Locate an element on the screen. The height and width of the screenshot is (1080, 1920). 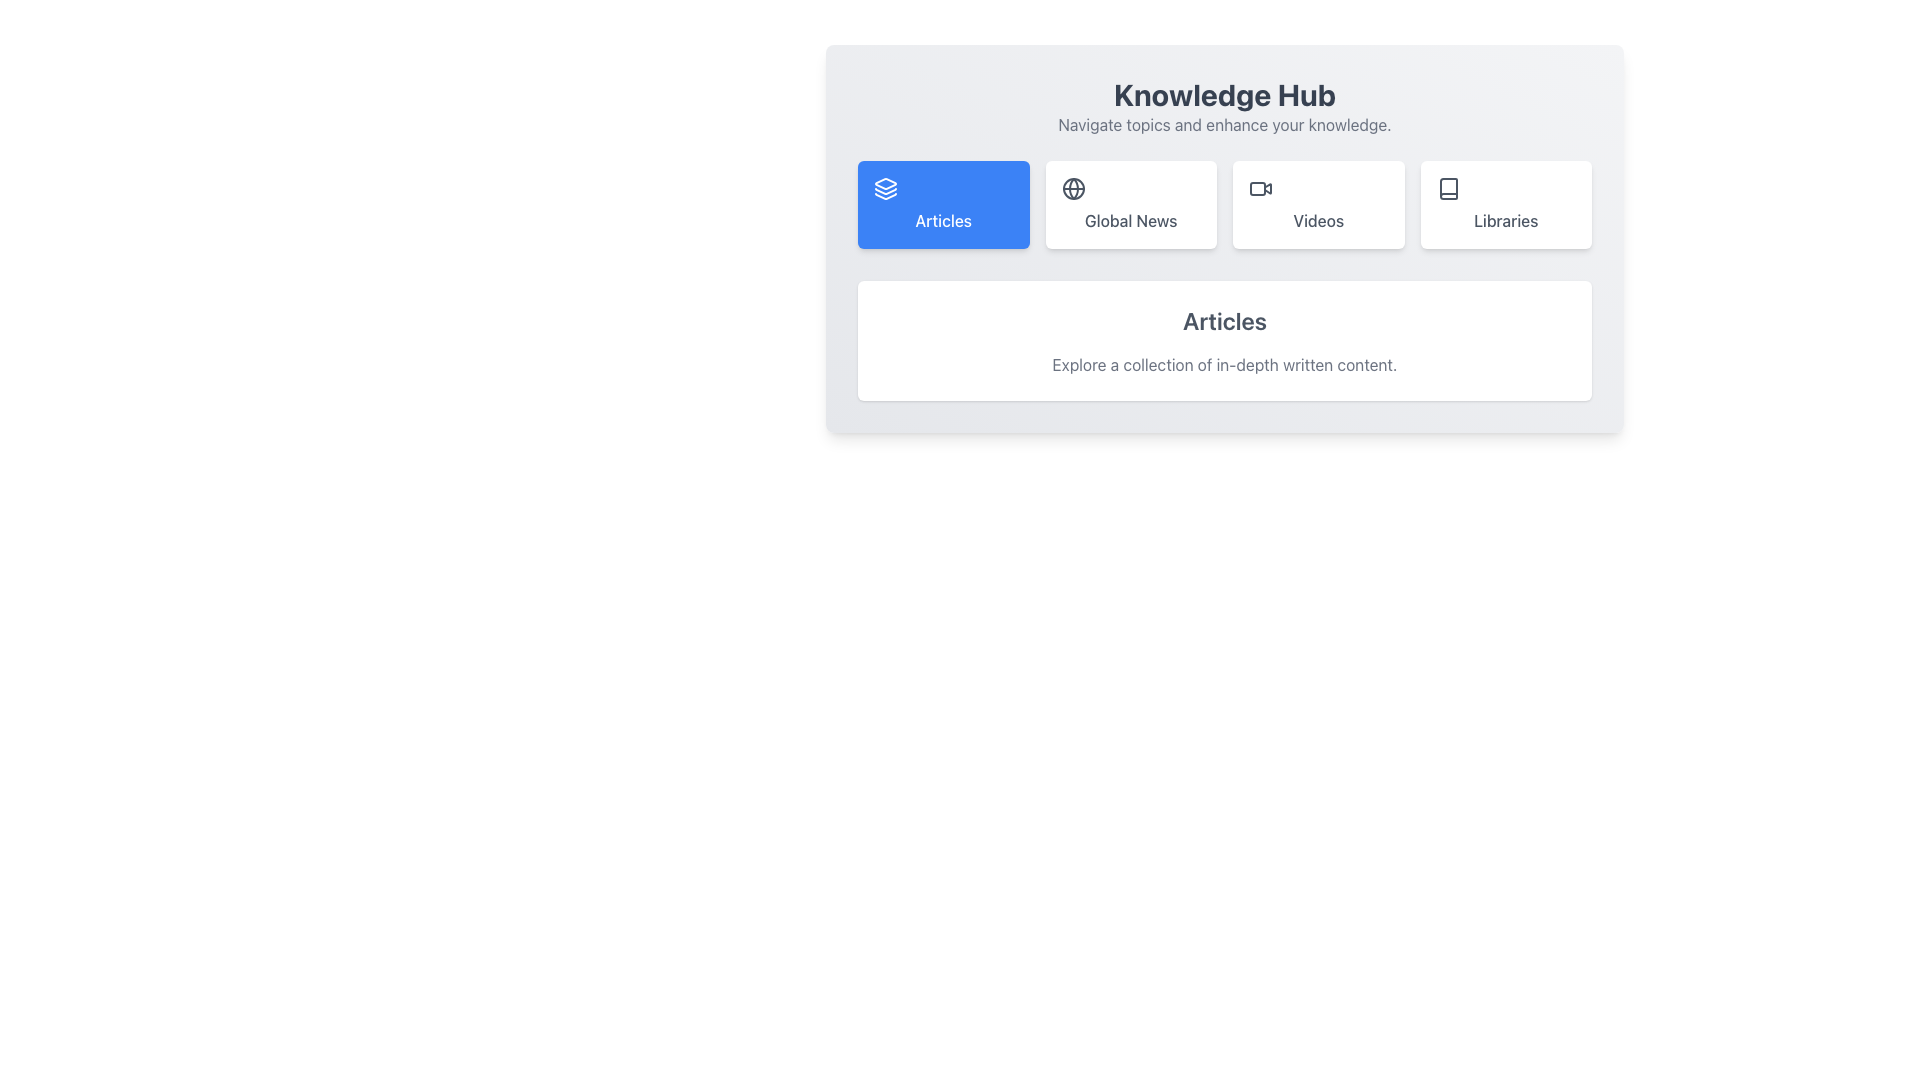
text content of the 'Global News' element, which is styled with a medium font weight and positioned at the bottom-center of a rectangular card is located at coordinates (1131, 220).